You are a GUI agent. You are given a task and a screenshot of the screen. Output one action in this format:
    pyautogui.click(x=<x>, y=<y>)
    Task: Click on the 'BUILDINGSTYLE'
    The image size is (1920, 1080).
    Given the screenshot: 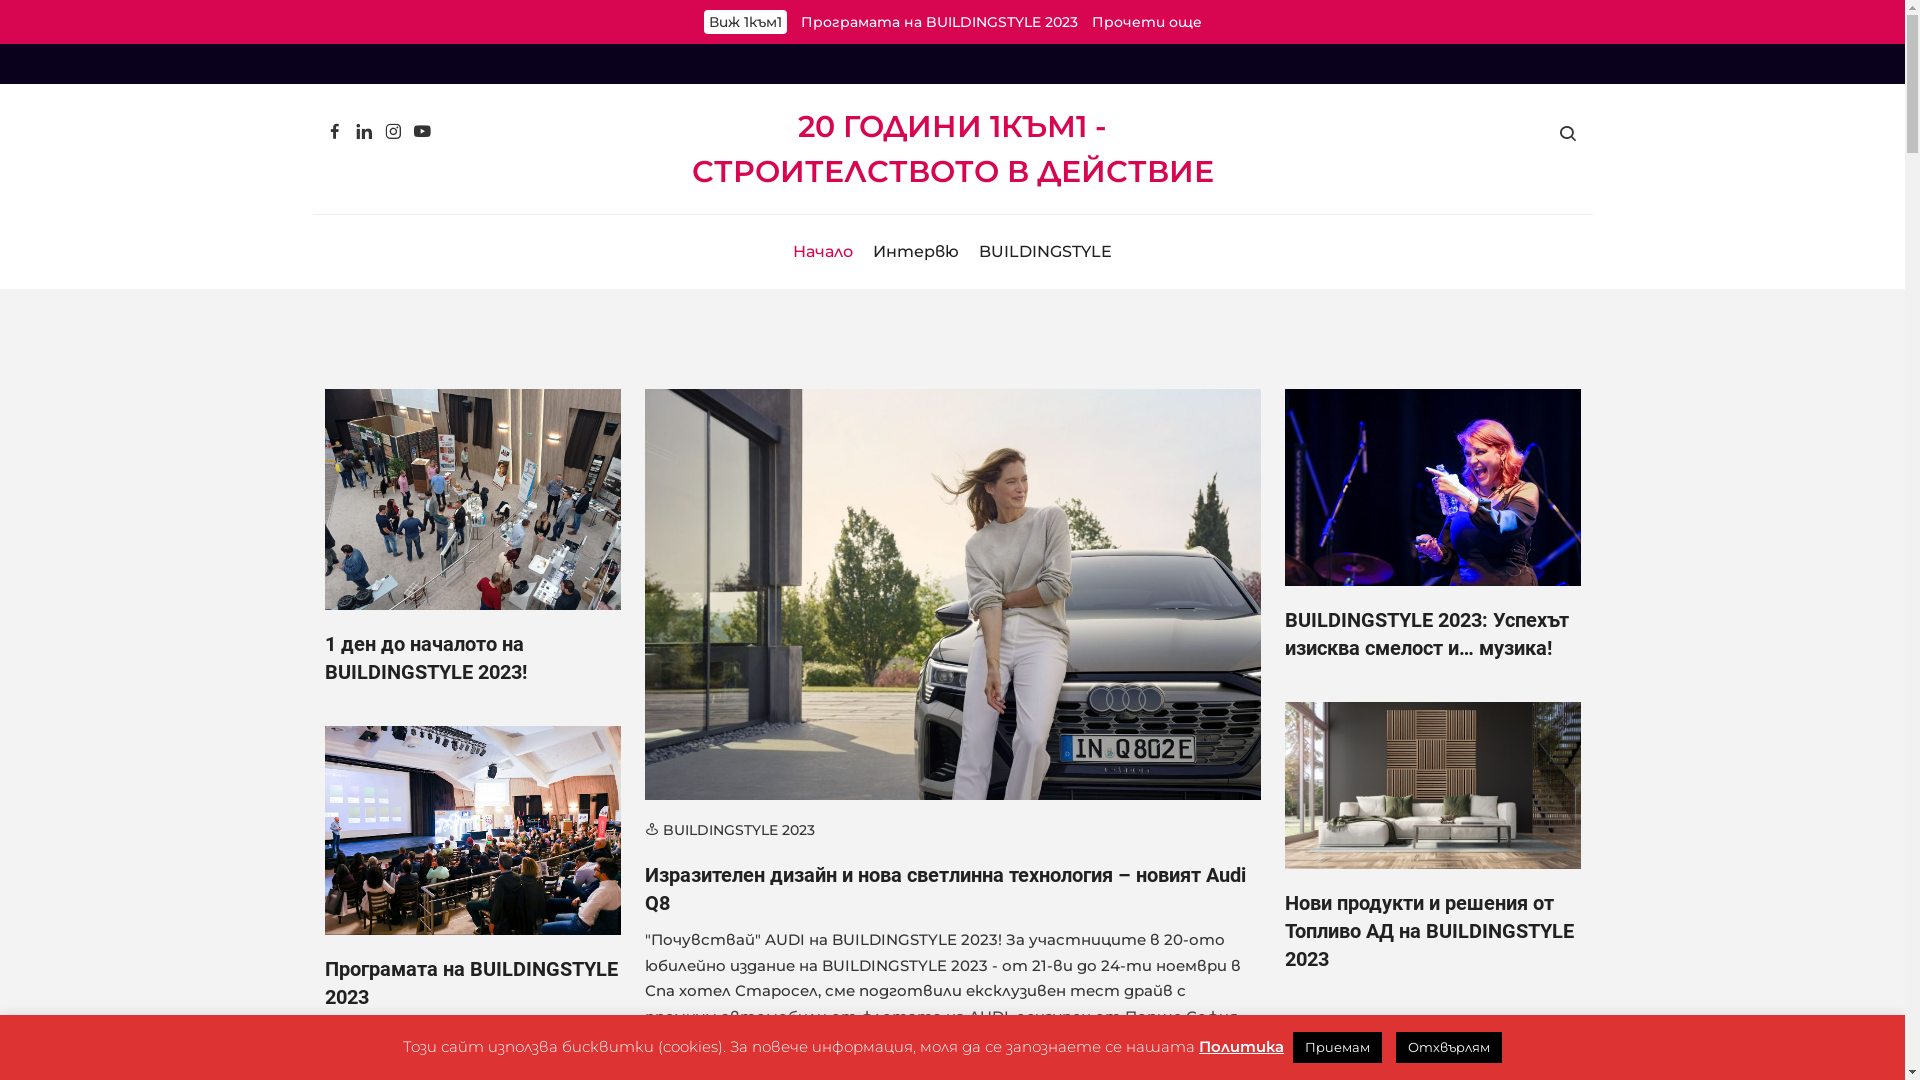 What is the action you would take?
    pyautogui.click(x=1044, y=250)
    